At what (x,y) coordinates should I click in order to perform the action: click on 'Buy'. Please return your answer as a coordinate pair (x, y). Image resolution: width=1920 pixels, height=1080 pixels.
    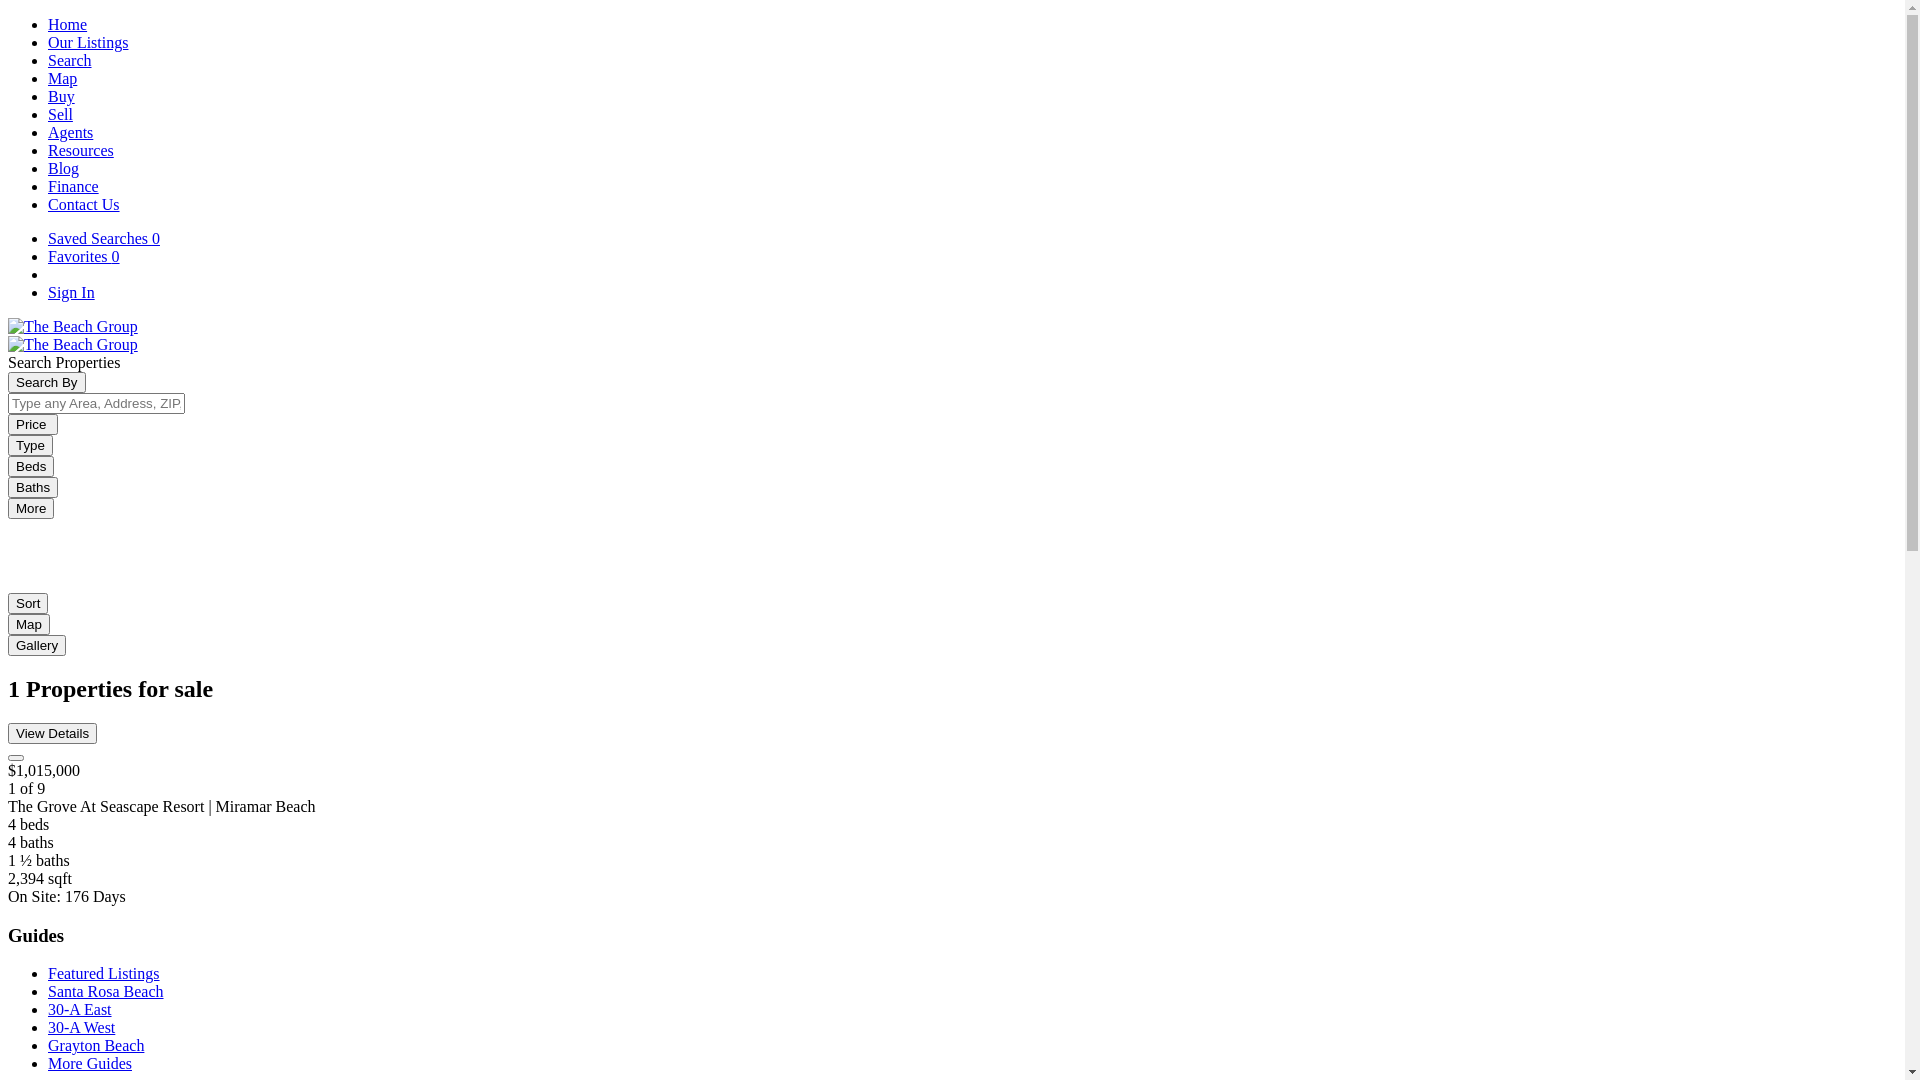
    Looking at the image, I should click on (48, 96).